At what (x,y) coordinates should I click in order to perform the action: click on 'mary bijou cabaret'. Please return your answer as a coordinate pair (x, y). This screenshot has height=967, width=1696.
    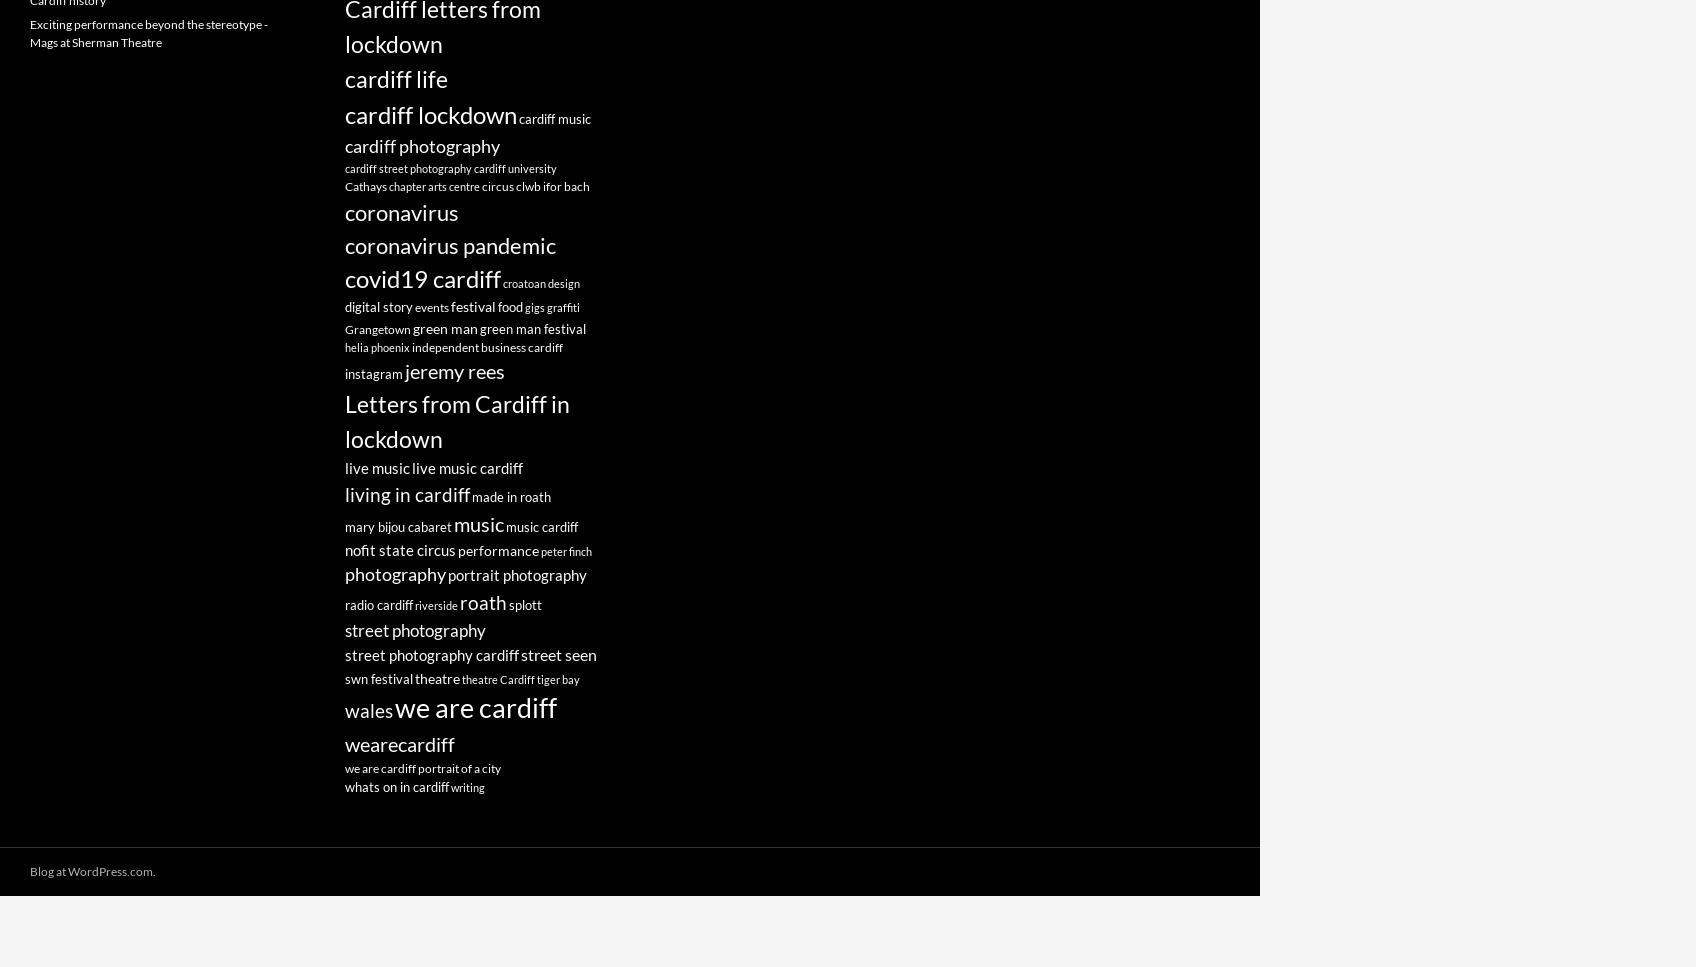
    Looking at the image, I should click on (397, 527).